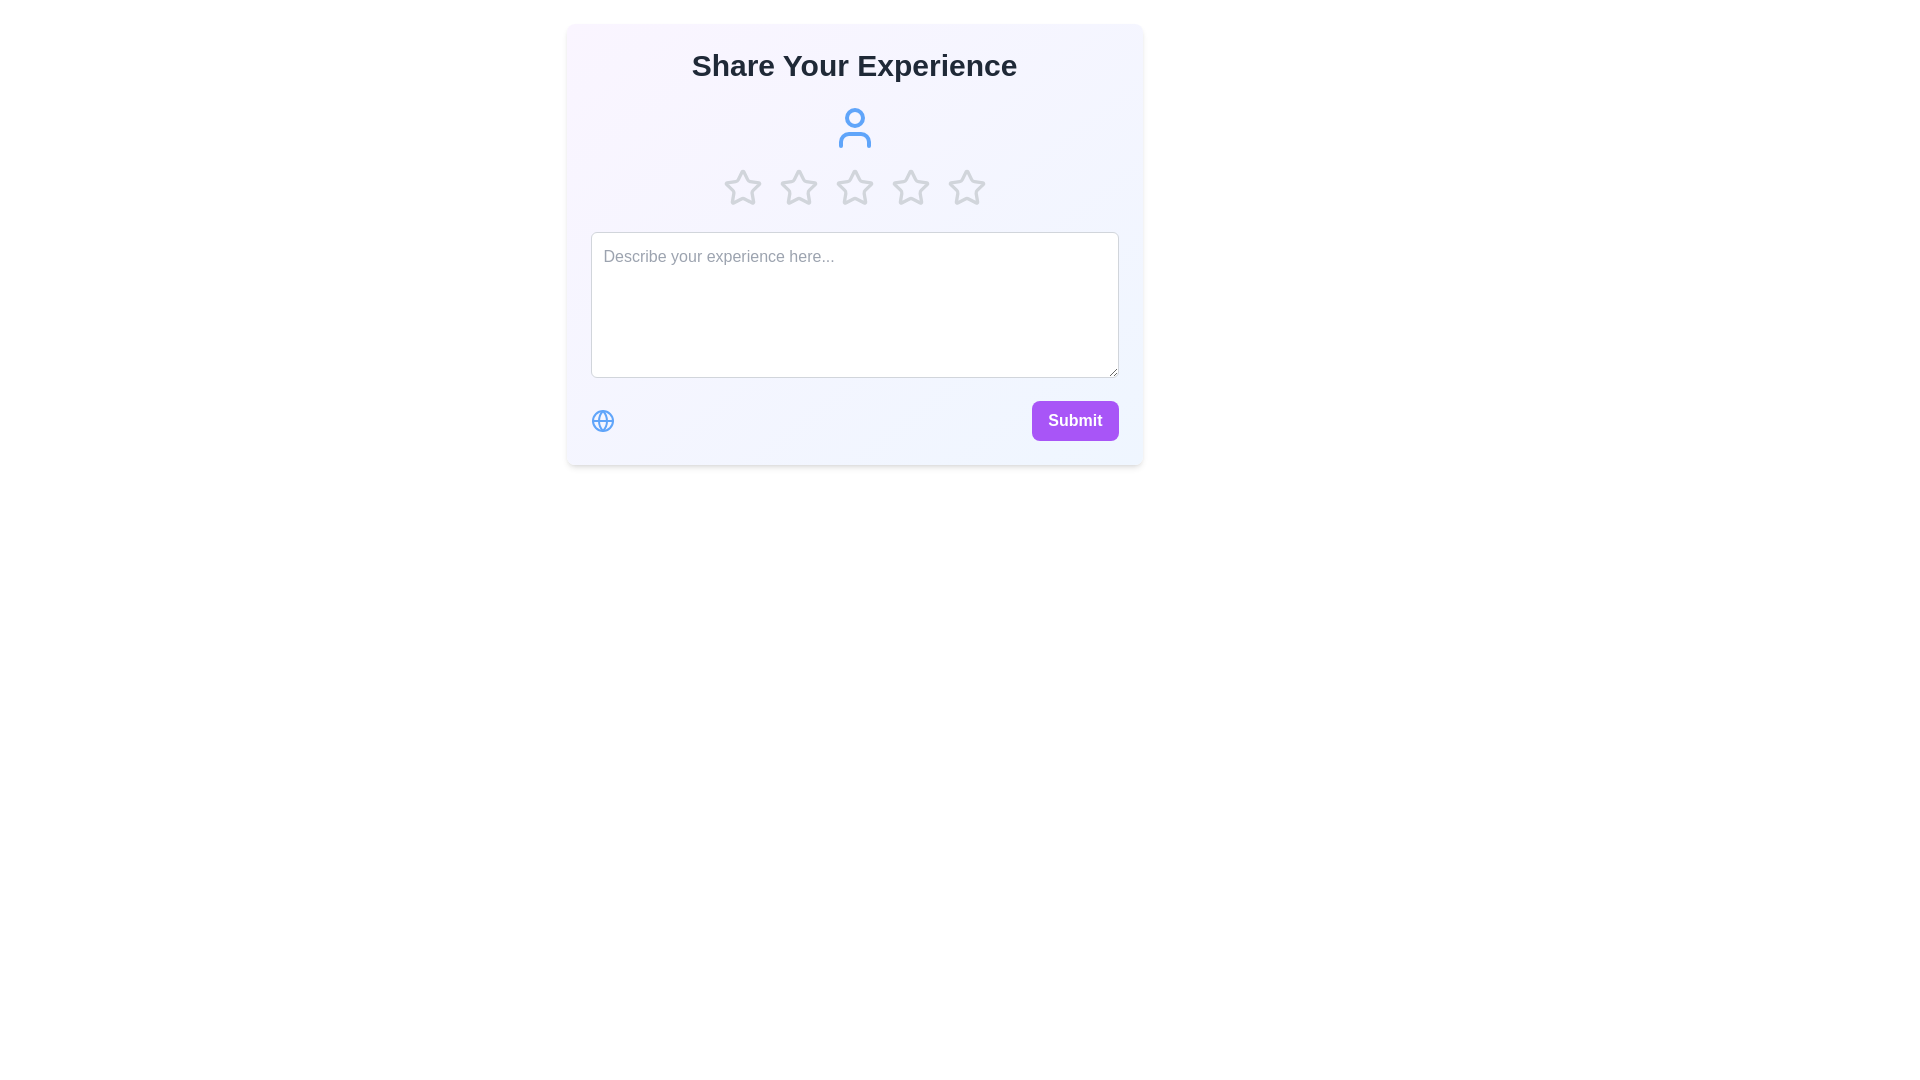 This screenshot has height=1080, width=1920. Describe the element at coordinates (741, 187) in the screenshot. I see `the star outline icon, which is styled in gray and is the first in a horizontal row of five star icons, to rate` at that location.